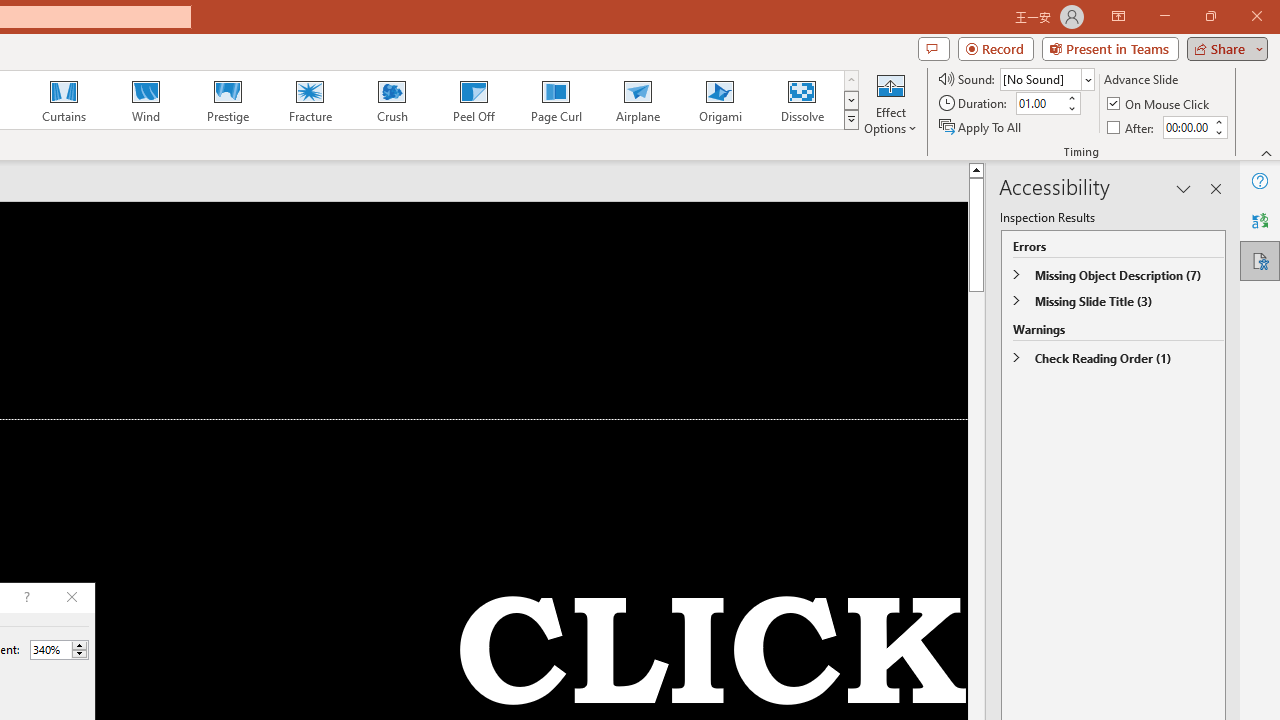 This screenshot has height=720, width=1280. I want to click on 'Percent', so click(50, 649).